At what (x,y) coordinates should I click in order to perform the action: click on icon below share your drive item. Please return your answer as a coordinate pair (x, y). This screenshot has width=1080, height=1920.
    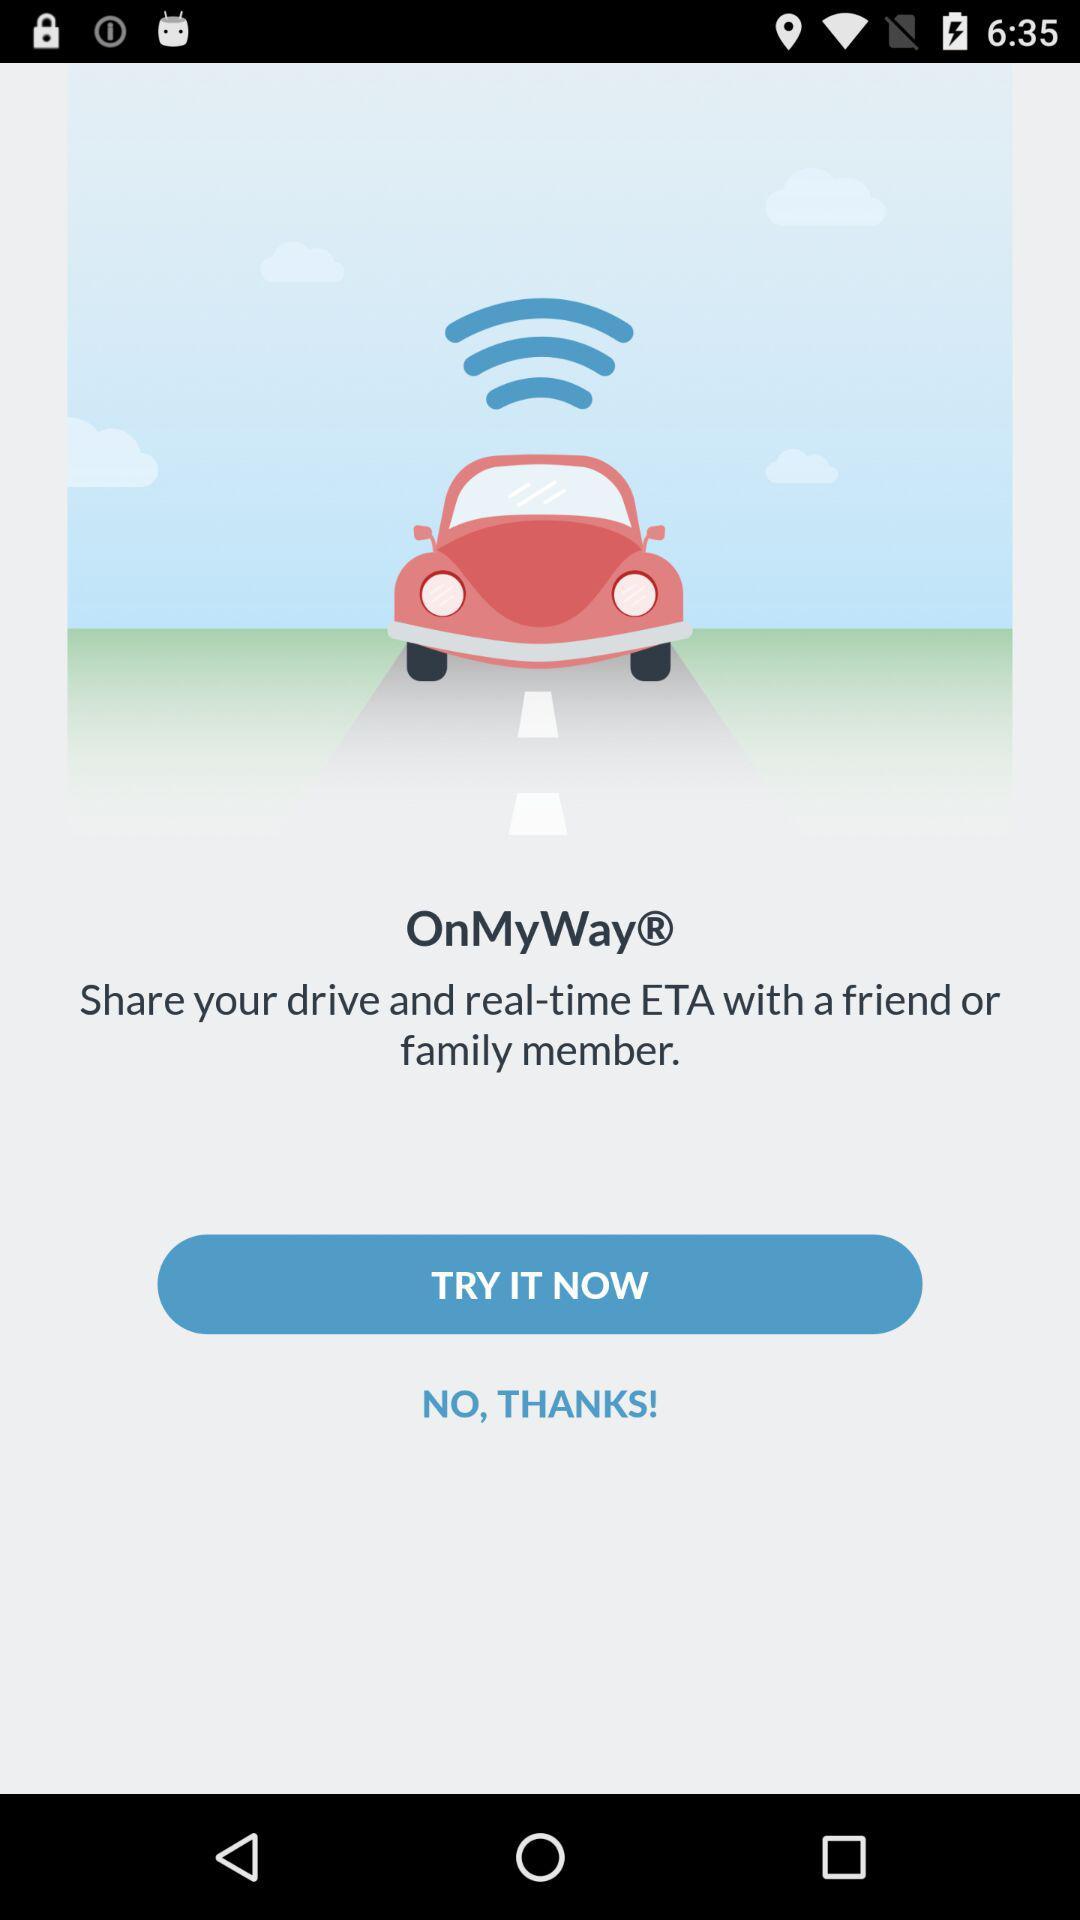
    Looking at the image, I should click on (540, 1284).